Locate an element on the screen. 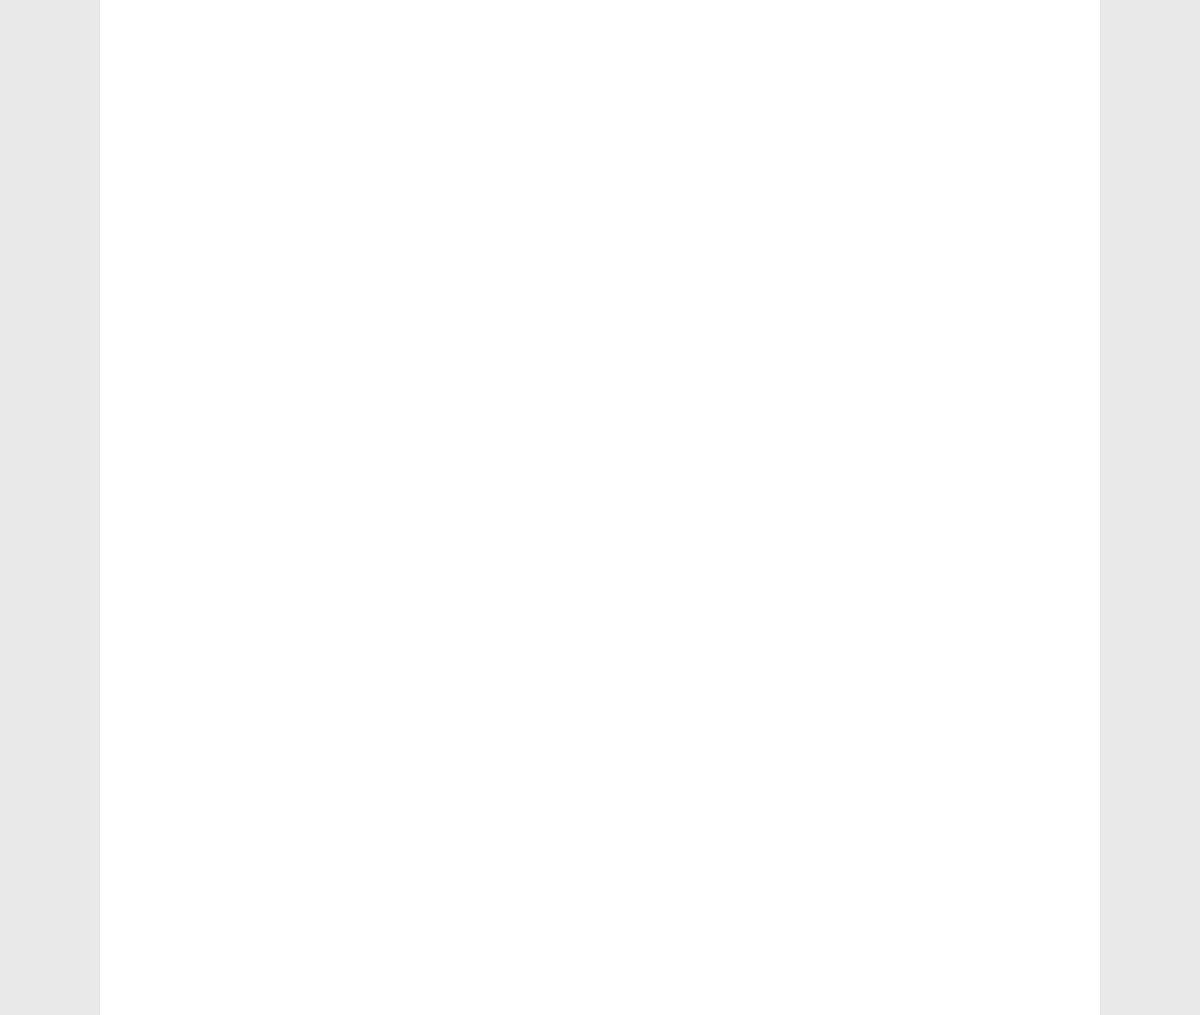 Image resolution: width=1200 pixels, height=1015 pixels. 'working capital' is located at coordinates (907, 61).